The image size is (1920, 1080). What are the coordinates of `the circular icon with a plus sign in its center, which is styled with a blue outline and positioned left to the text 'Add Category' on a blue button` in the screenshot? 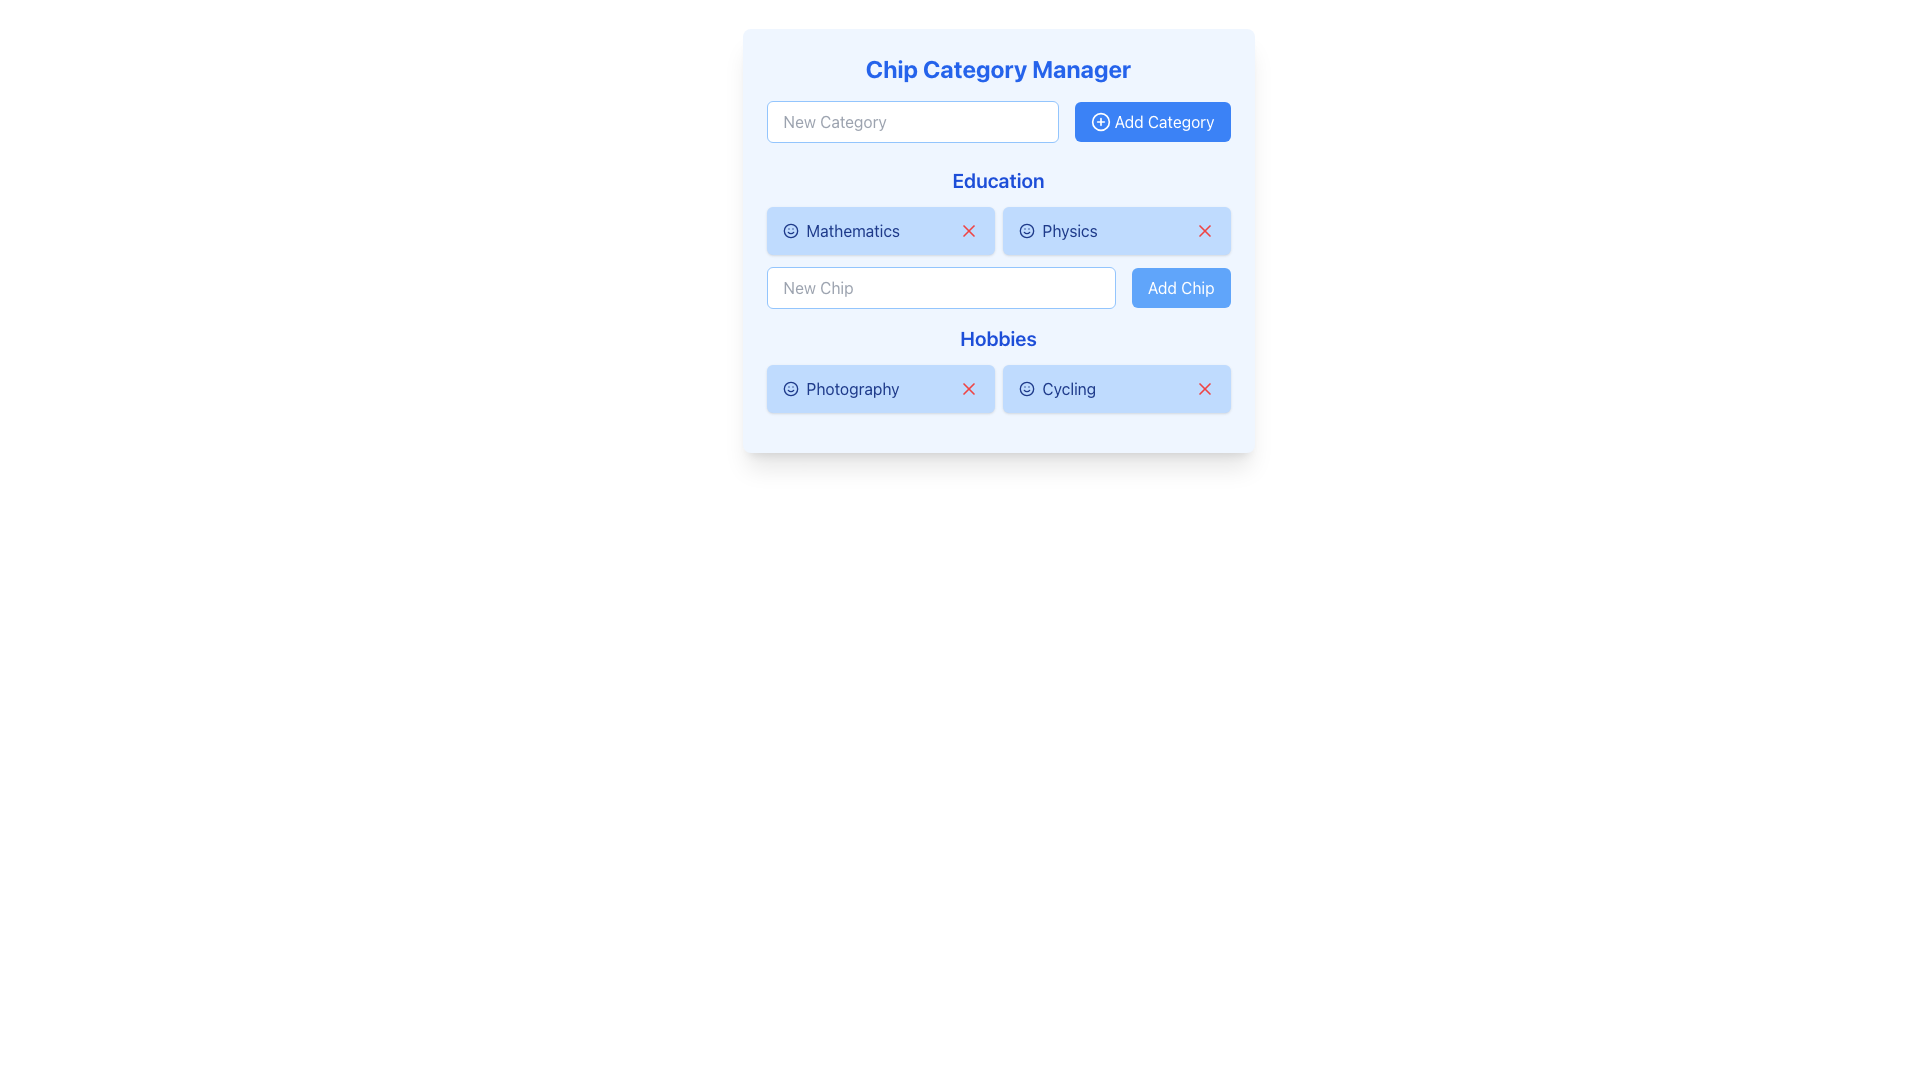 It's located at (1099, 122).